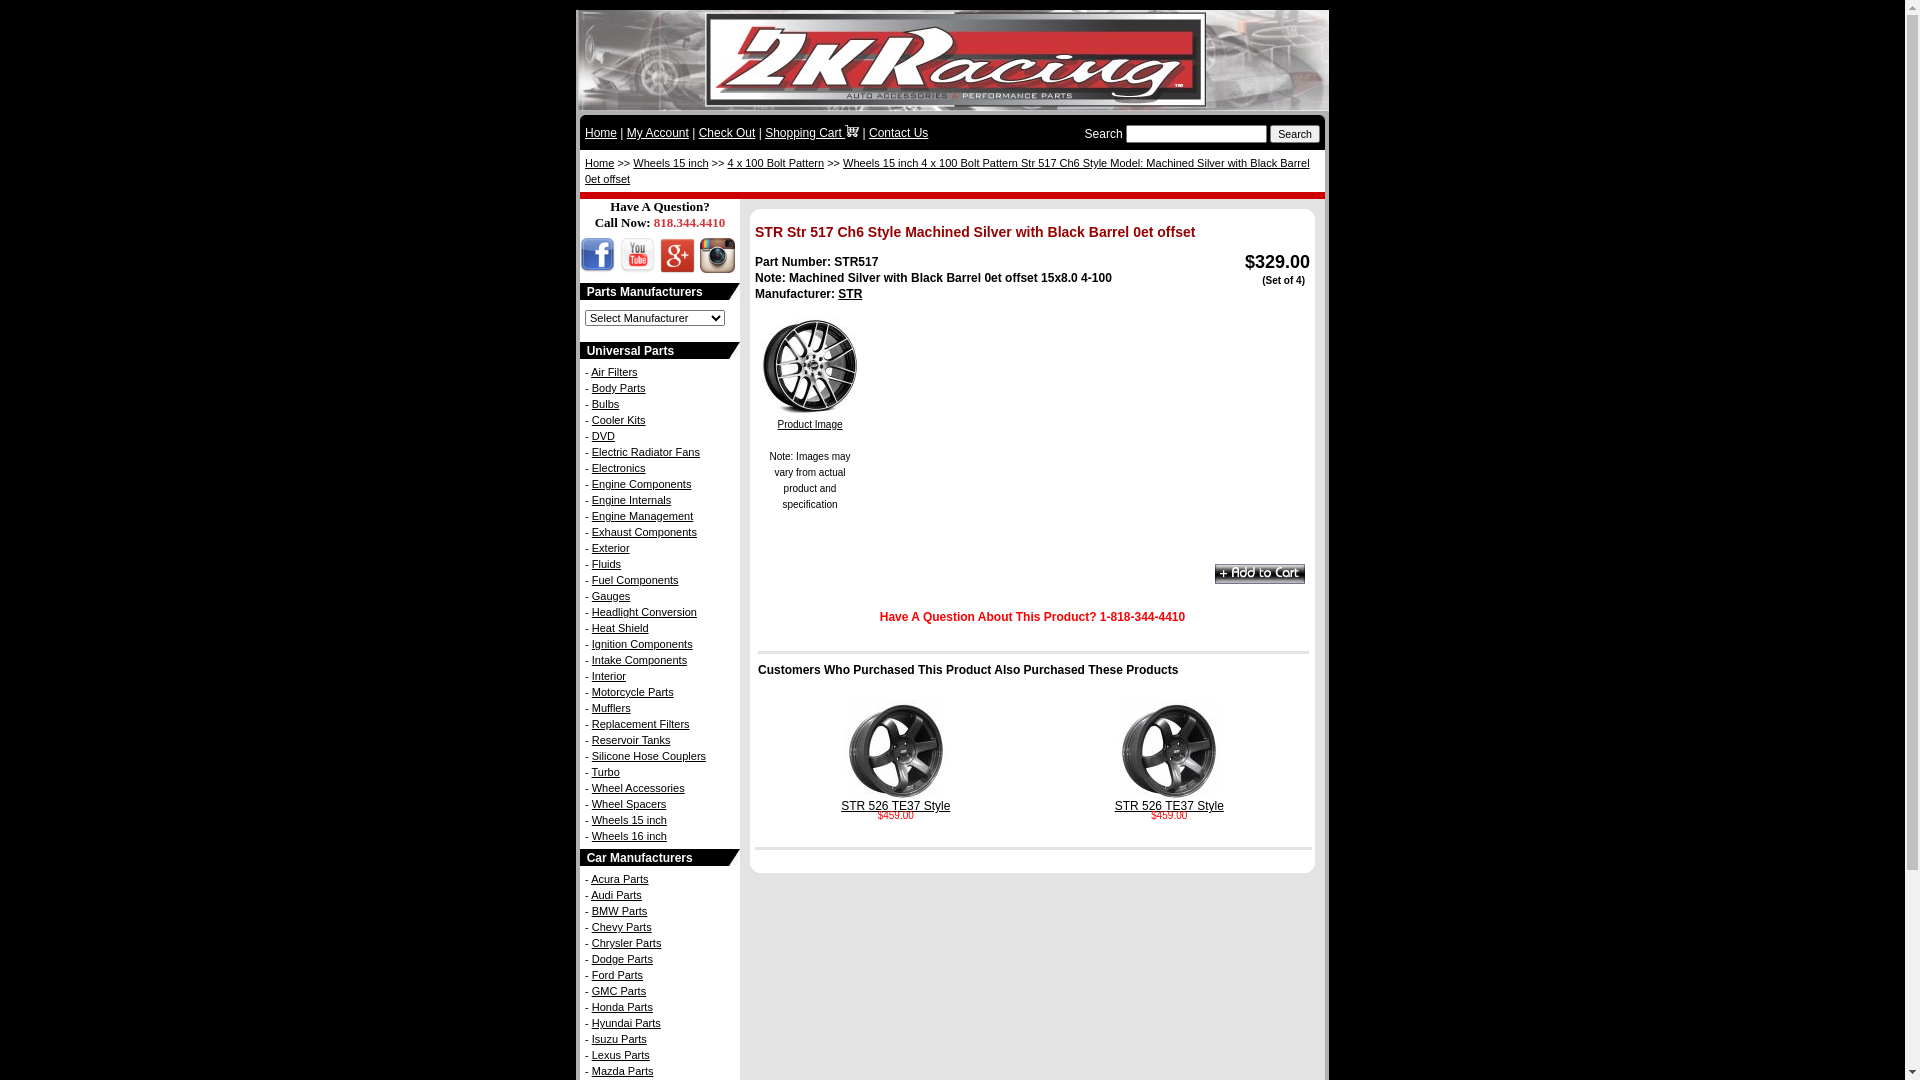 The width and height of the screenshot is (1920, 1080). I want to click on 'Wheels 16 inch', so click(590, 836).